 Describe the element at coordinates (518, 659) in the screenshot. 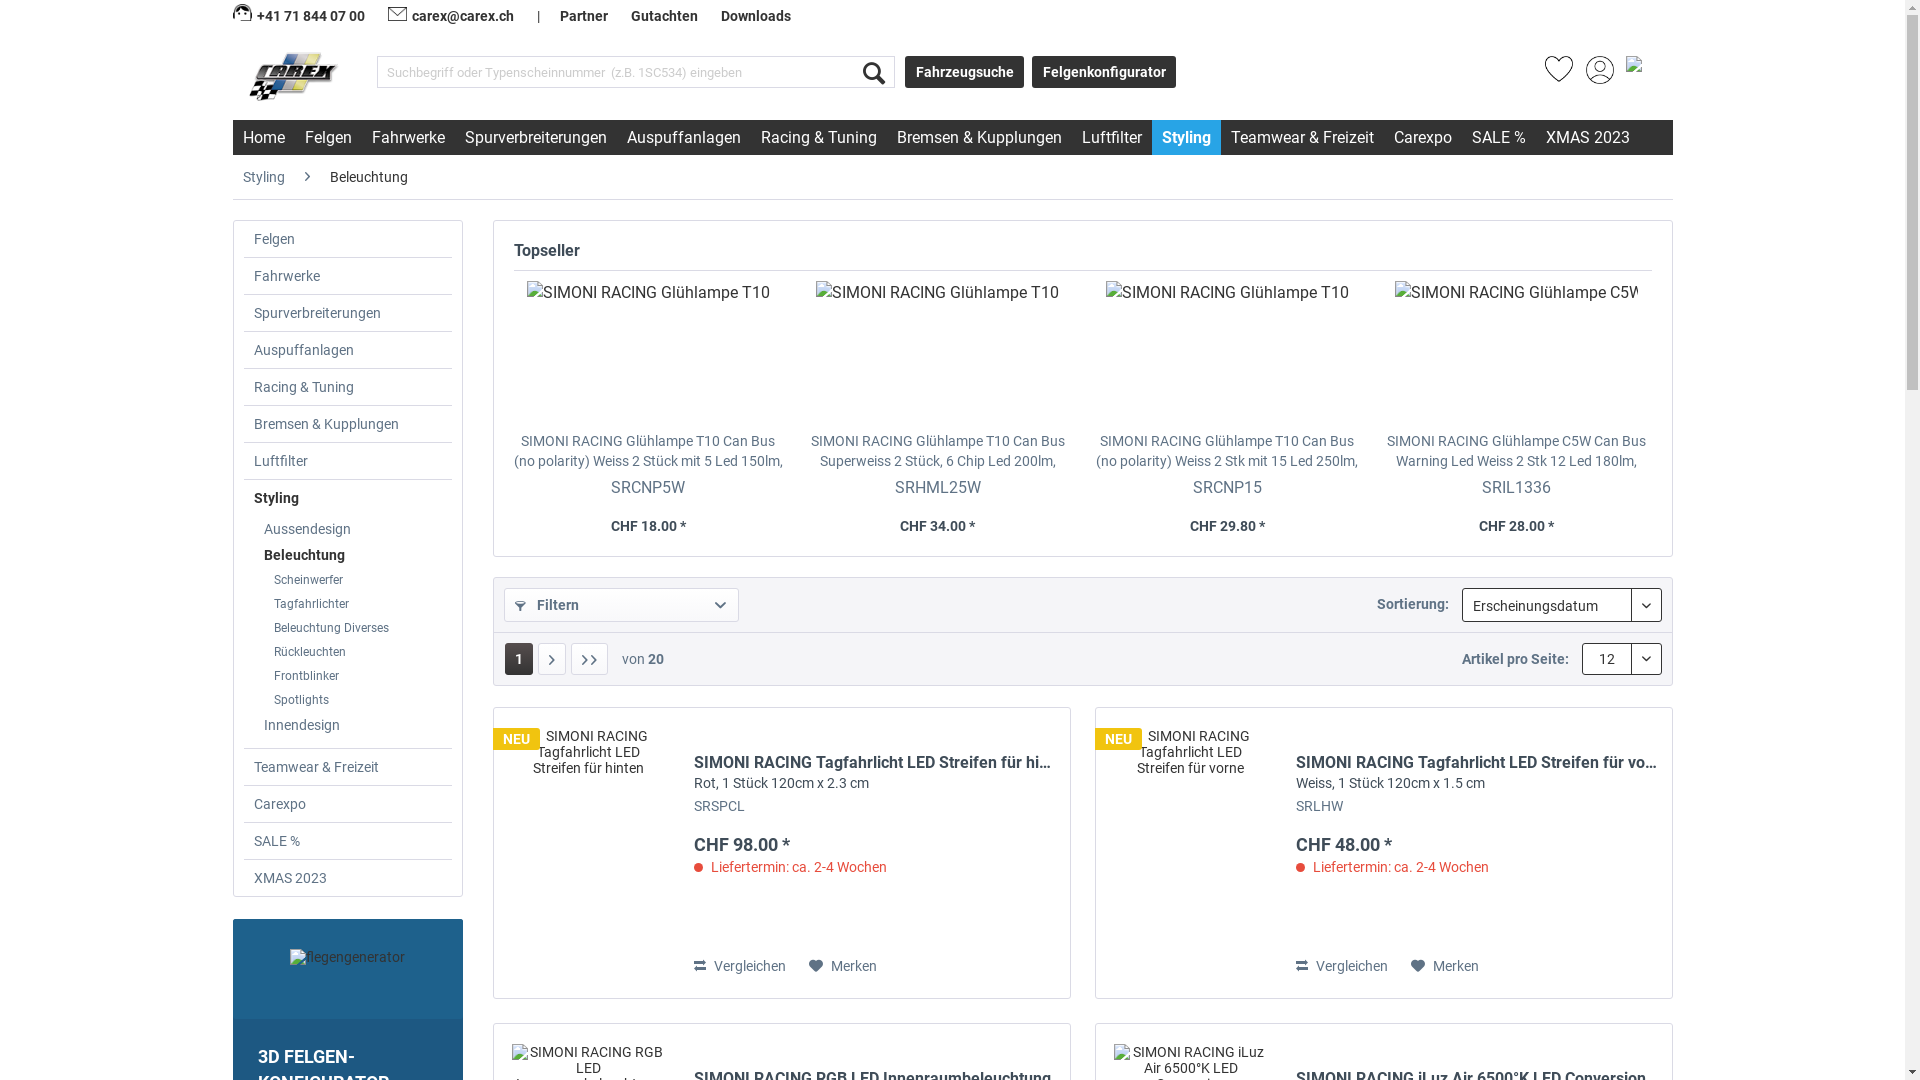

I see `'1'` at that location.